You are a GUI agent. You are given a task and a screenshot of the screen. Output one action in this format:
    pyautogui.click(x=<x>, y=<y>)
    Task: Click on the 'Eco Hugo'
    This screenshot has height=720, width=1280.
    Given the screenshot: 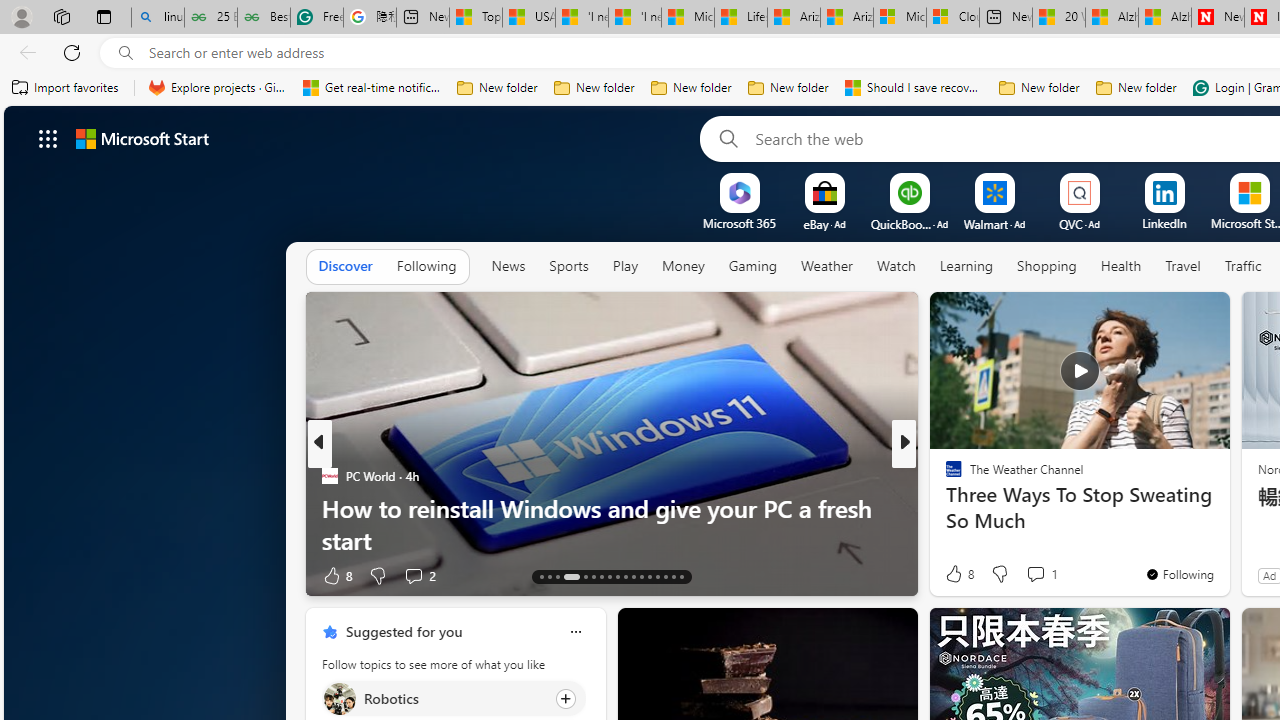 What is the action you would take?
    pyautogui.click(x=944, y=475)
    